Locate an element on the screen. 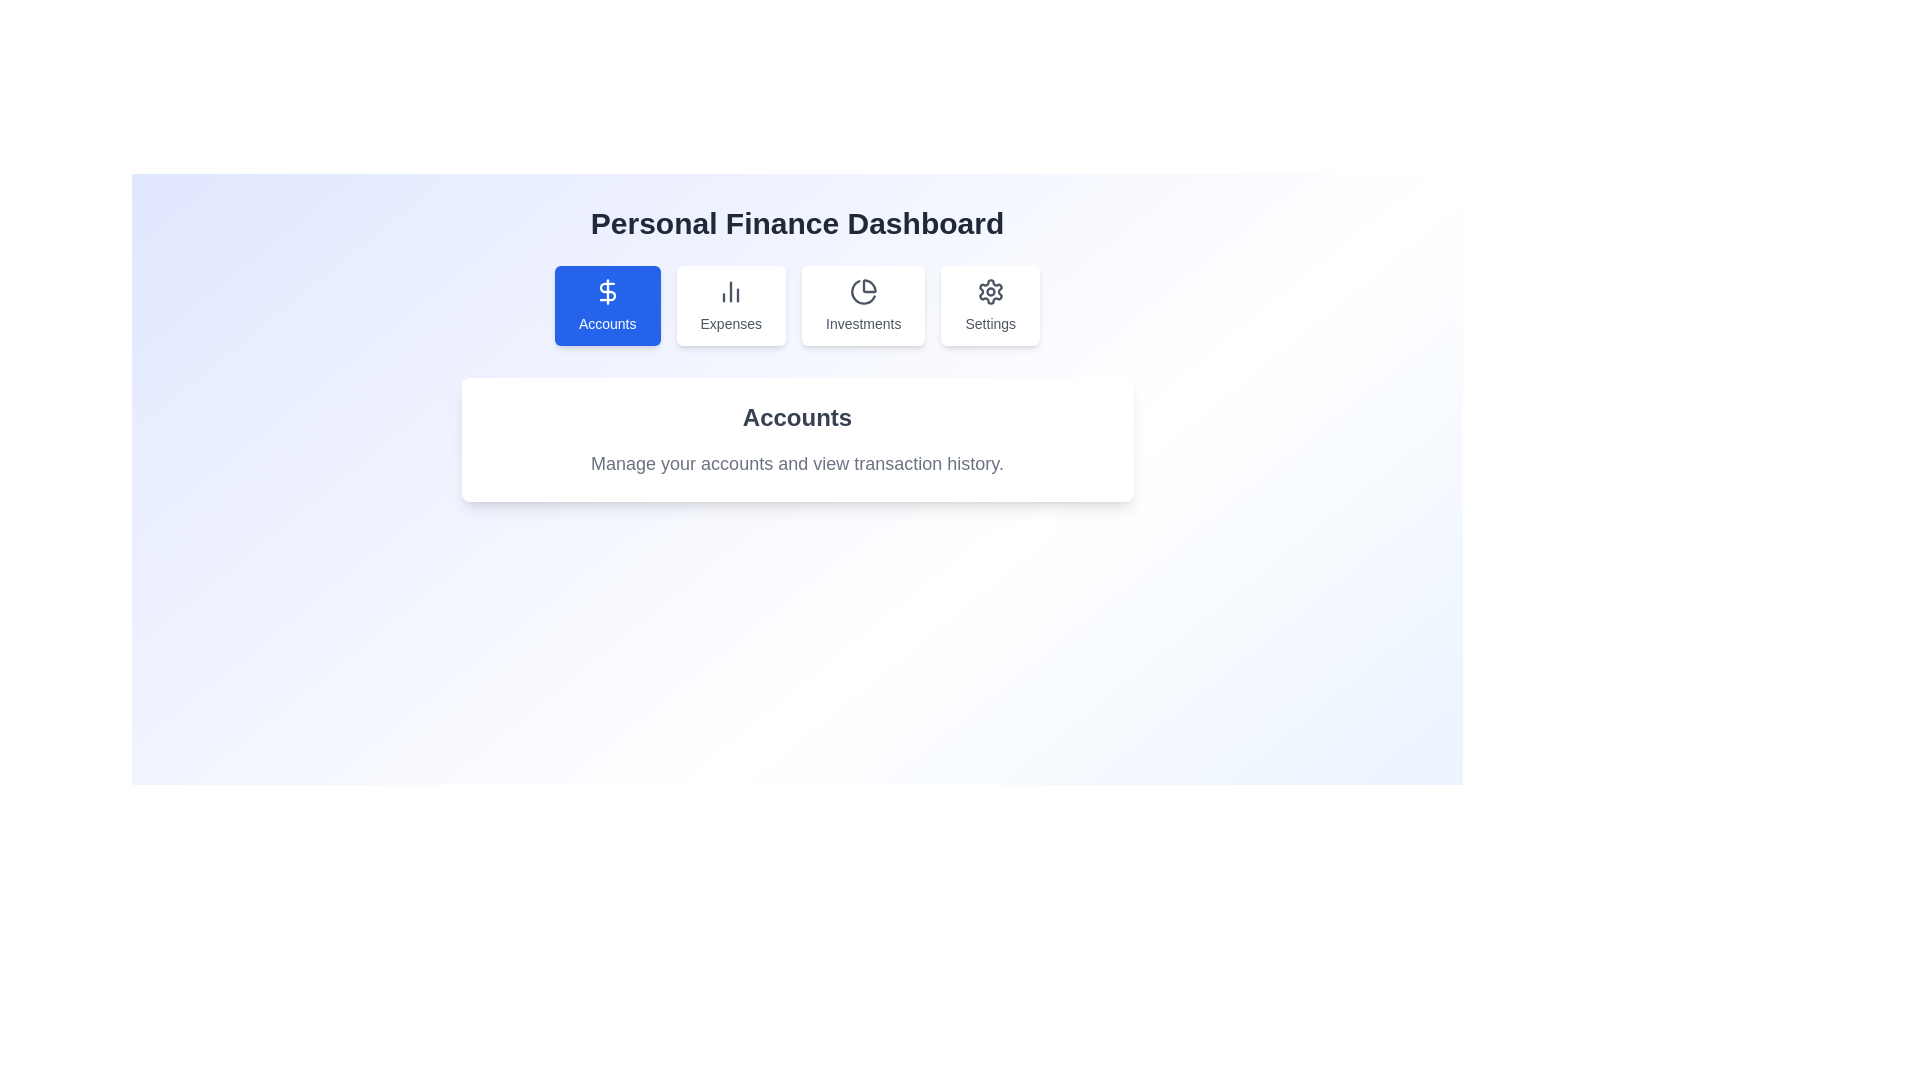 The image size is (1920, 1080). the 'Settings' text label, which is styled with a small font size and medium weight, located below a gear icon in the last card of a row containing similar cards is located at coordinates (990, 323).